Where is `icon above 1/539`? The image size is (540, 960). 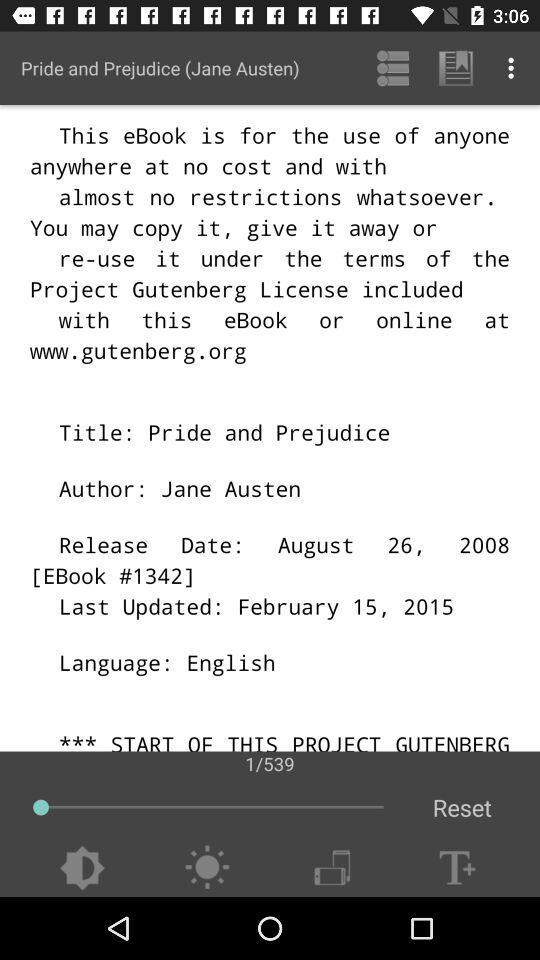 icon above 1/539 is located at coordinates (393, 68).